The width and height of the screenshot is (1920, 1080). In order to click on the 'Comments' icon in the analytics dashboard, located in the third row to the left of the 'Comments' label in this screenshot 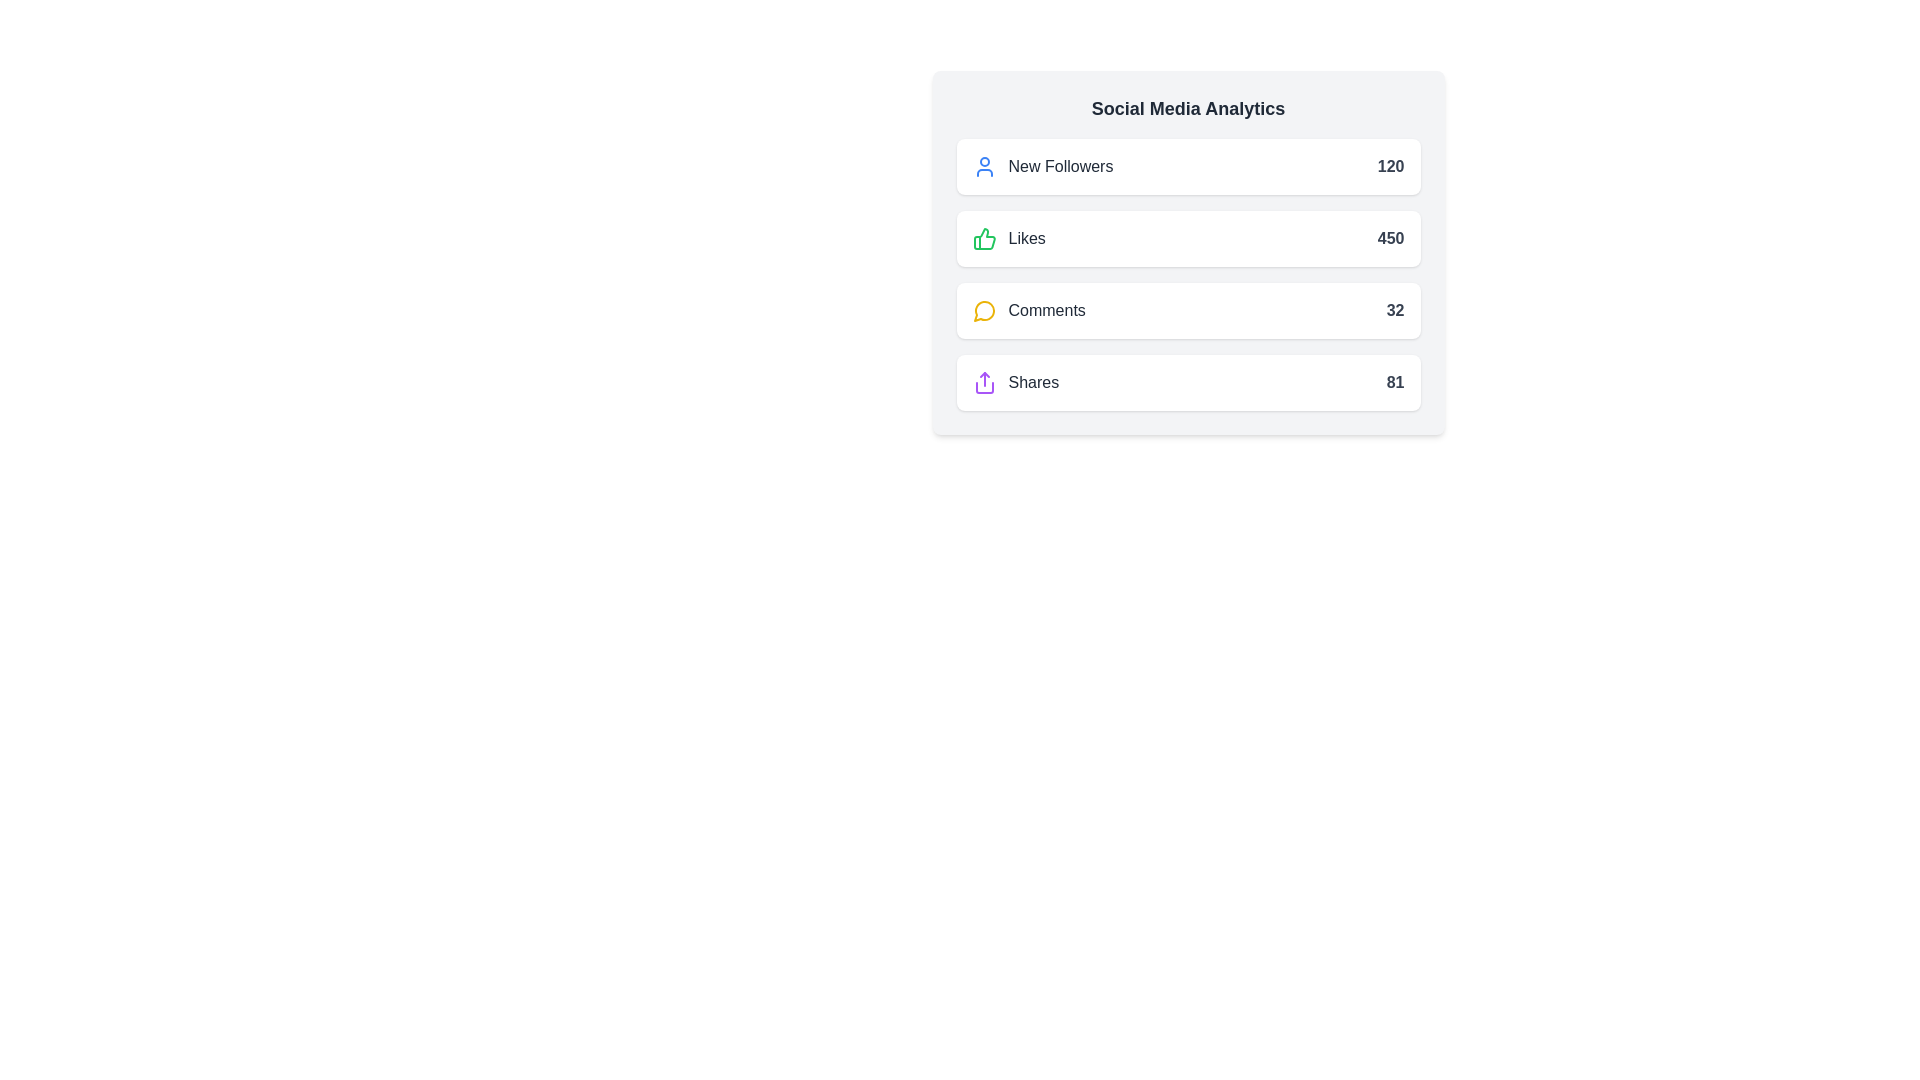, I will do `click(983, 311)`.